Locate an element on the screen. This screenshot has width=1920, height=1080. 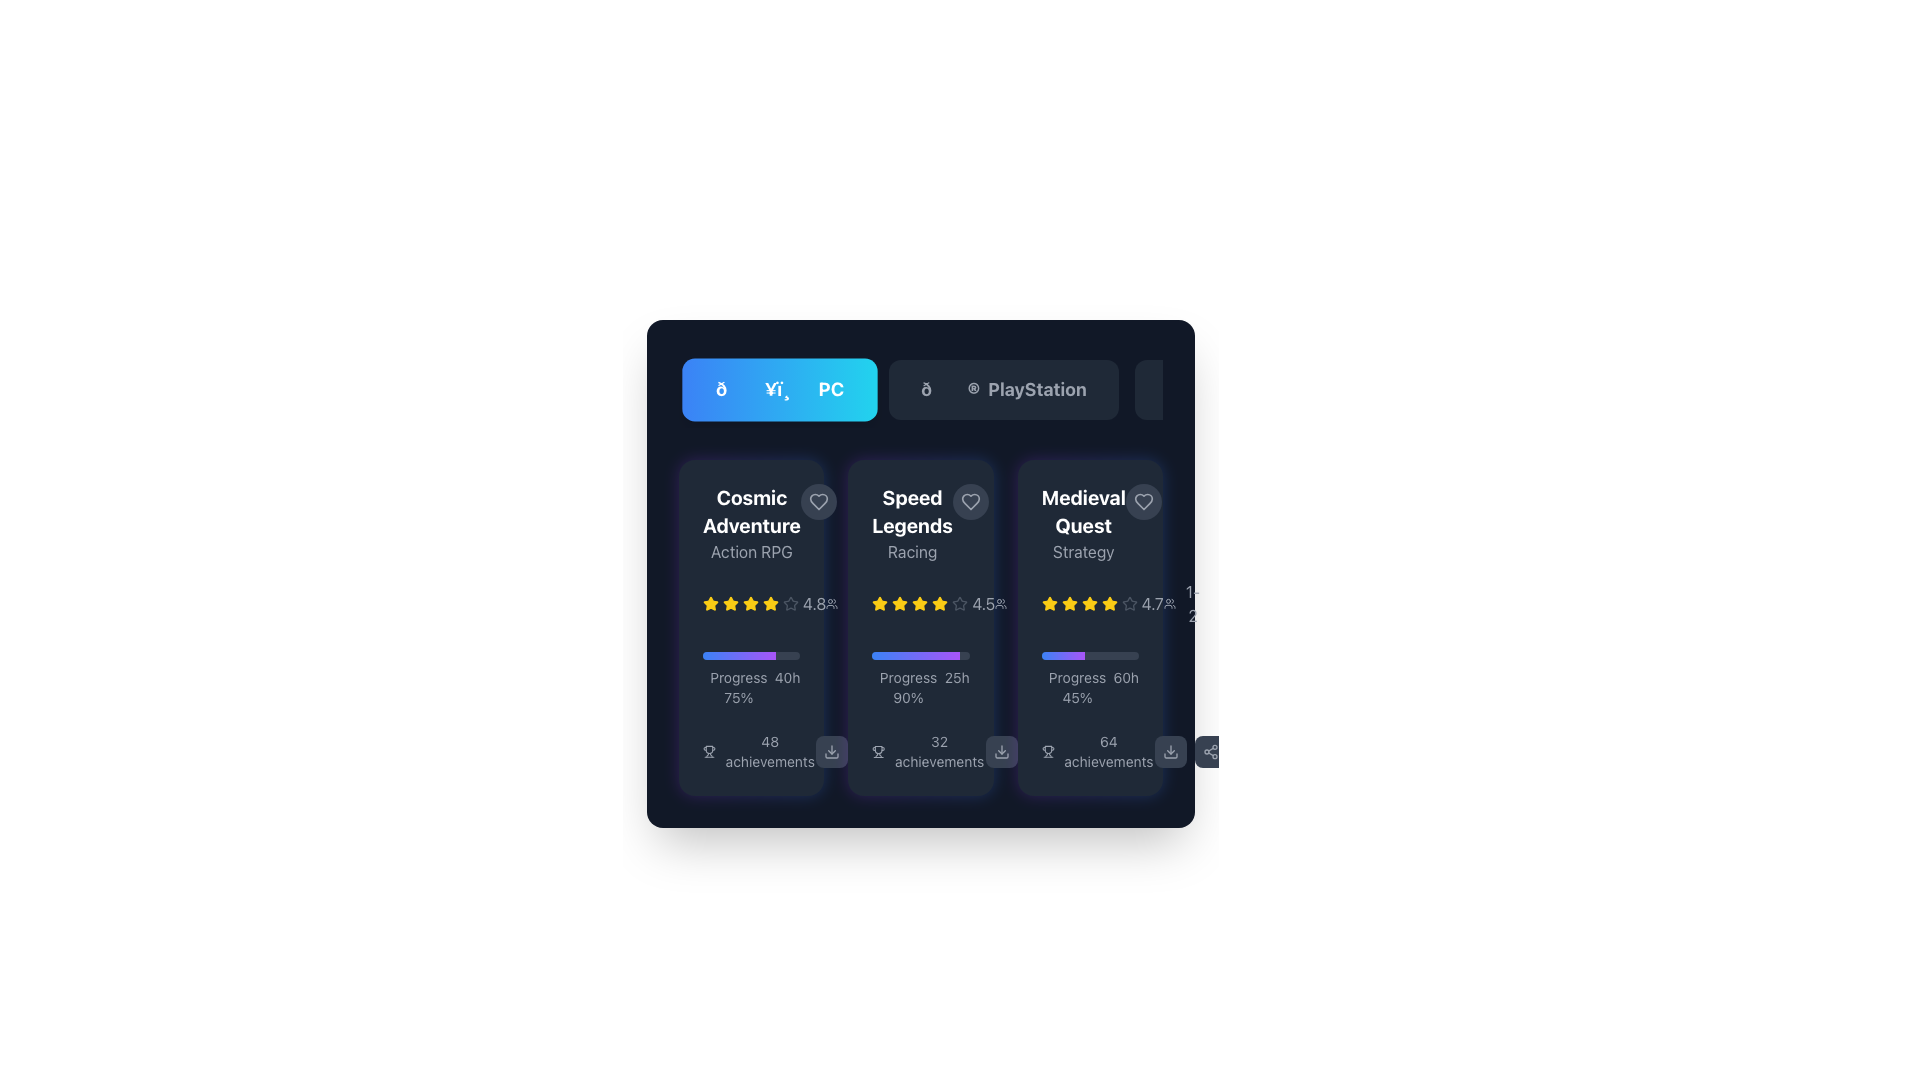
the static text display showing '64 achievements' located in the bottom-right corner of the 'Medieval Quest' card, beneath the progress bar and star rating is located at coordinates (1107, 752).